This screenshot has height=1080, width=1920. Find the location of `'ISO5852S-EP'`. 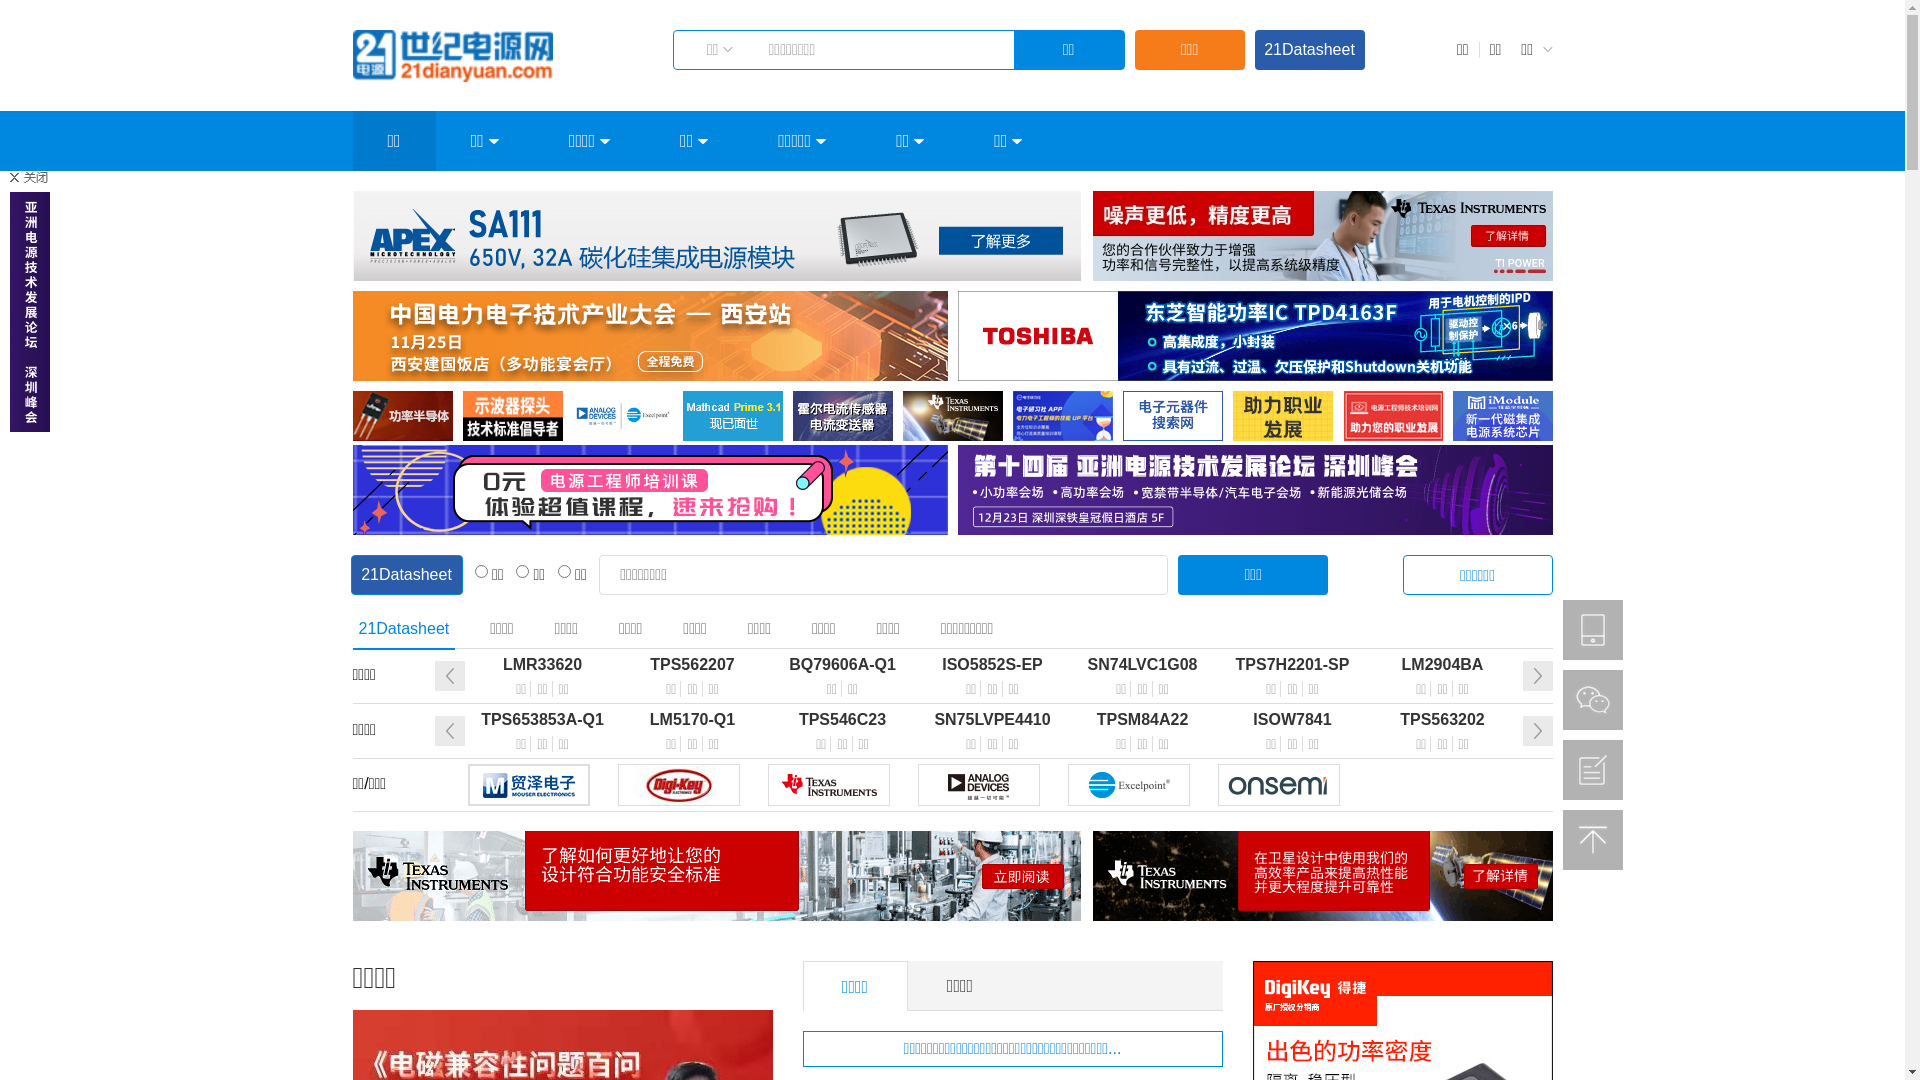

'ISO5852S-EP' is located at coordinates (993, 664).